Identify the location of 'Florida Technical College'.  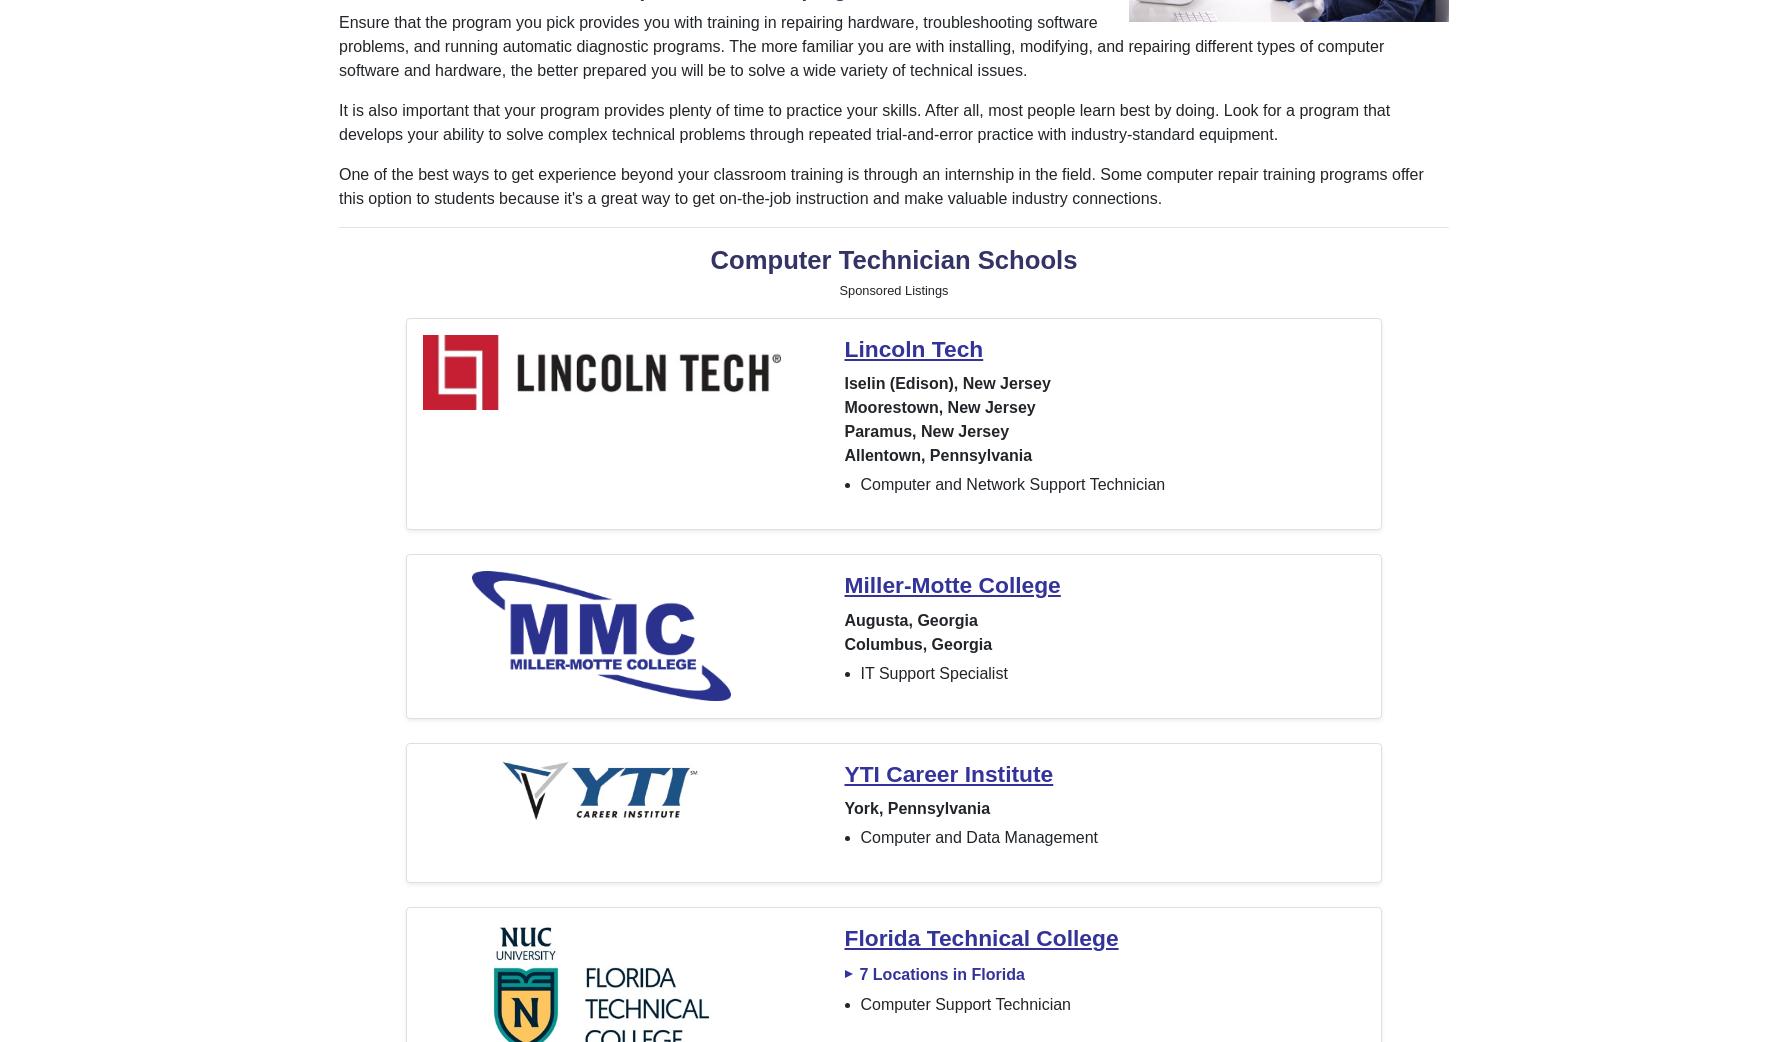
(981, 937).